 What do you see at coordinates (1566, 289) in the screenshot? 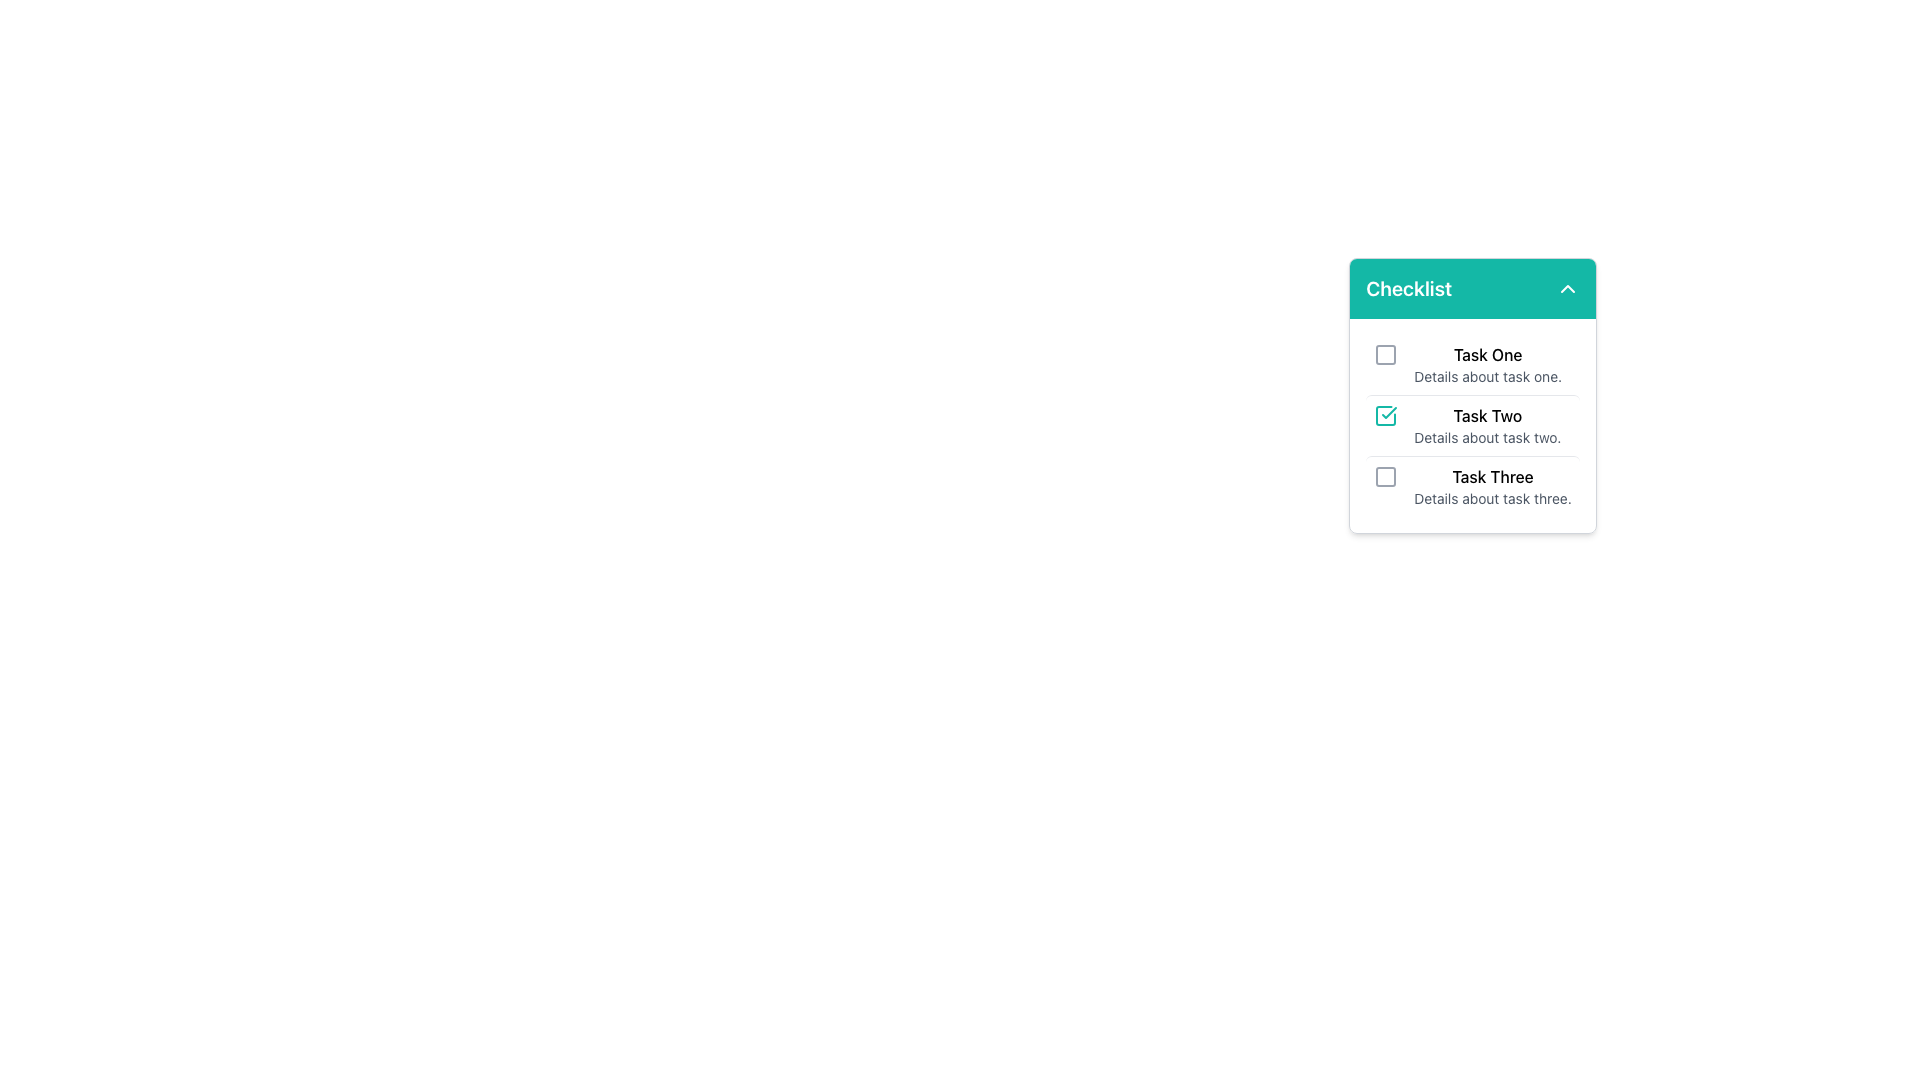
I see `the chevron icon in the top-right corner of the teal-colored header bar of the checklist UI component` at bounding box center [1566, 289].